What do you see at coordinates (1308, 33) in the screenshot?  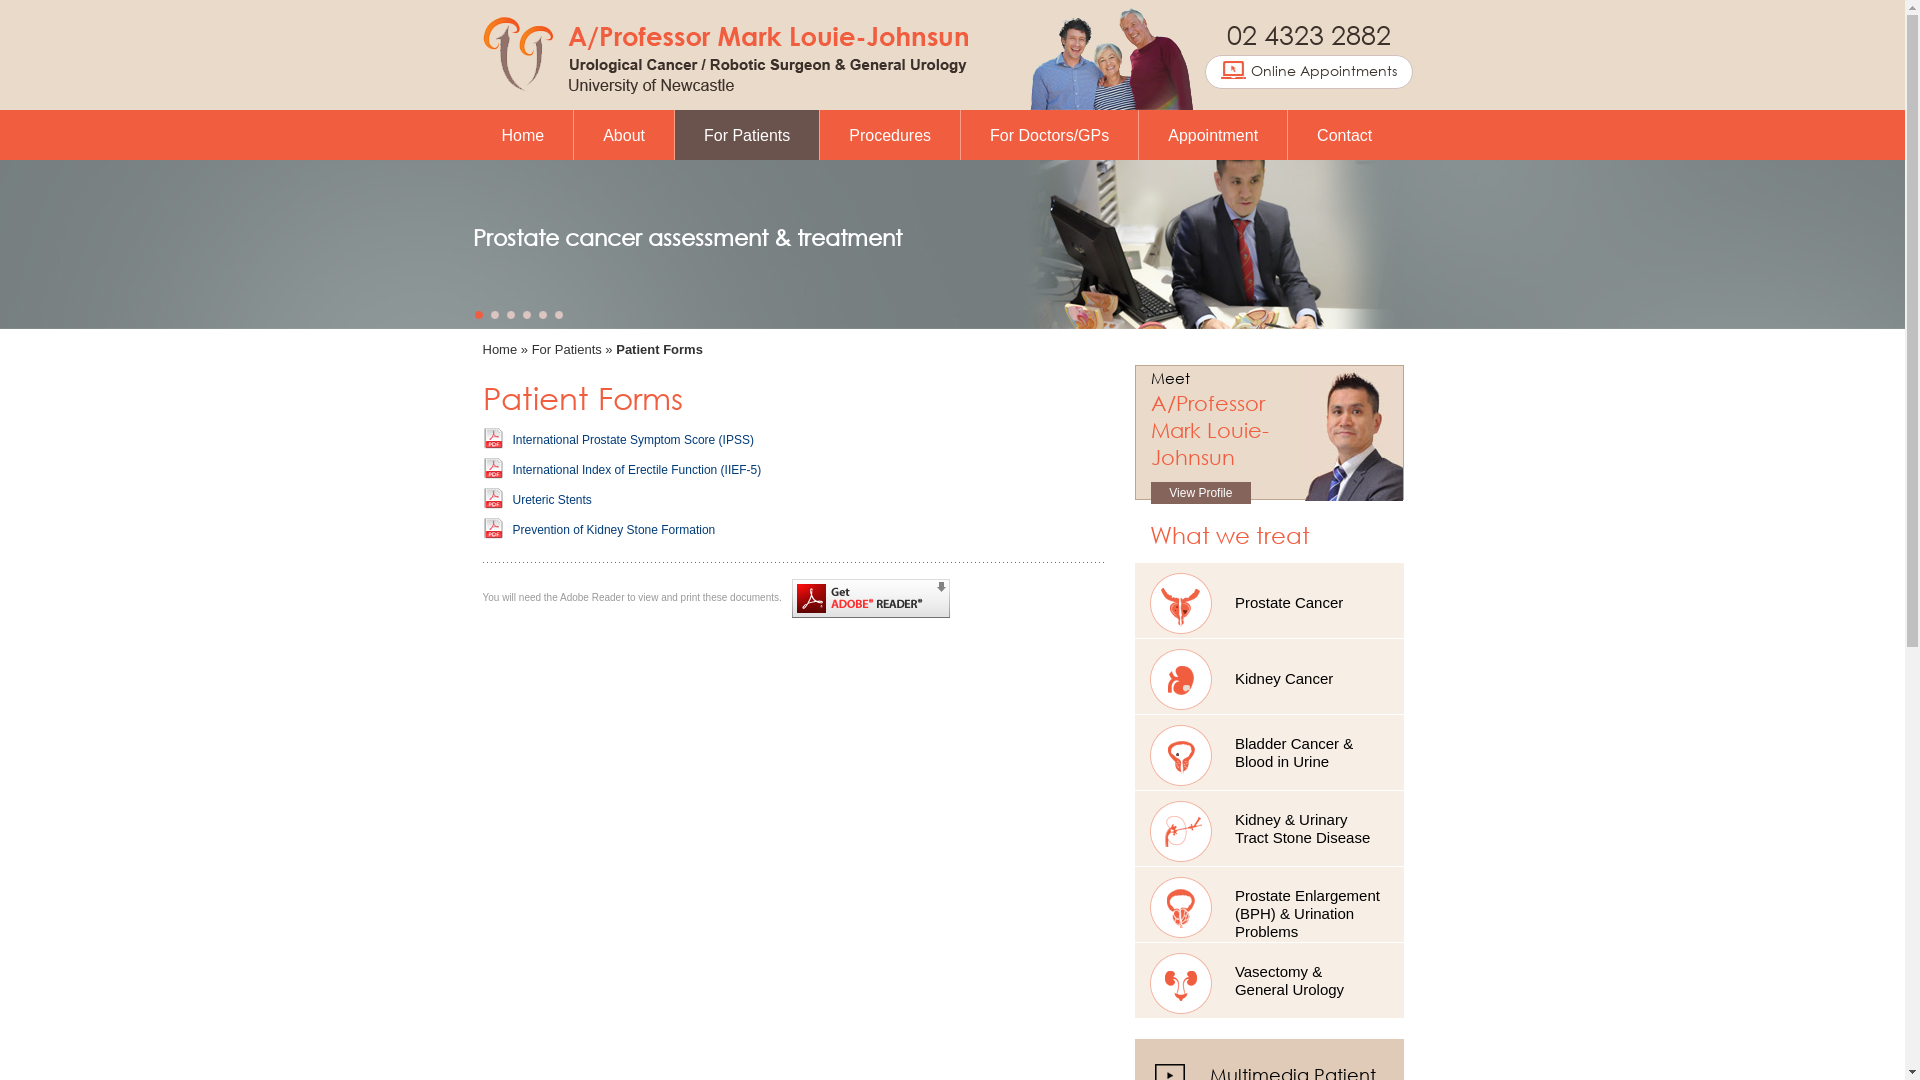 I see `'02 4323 2882'` at bounding box center [1308, 33].